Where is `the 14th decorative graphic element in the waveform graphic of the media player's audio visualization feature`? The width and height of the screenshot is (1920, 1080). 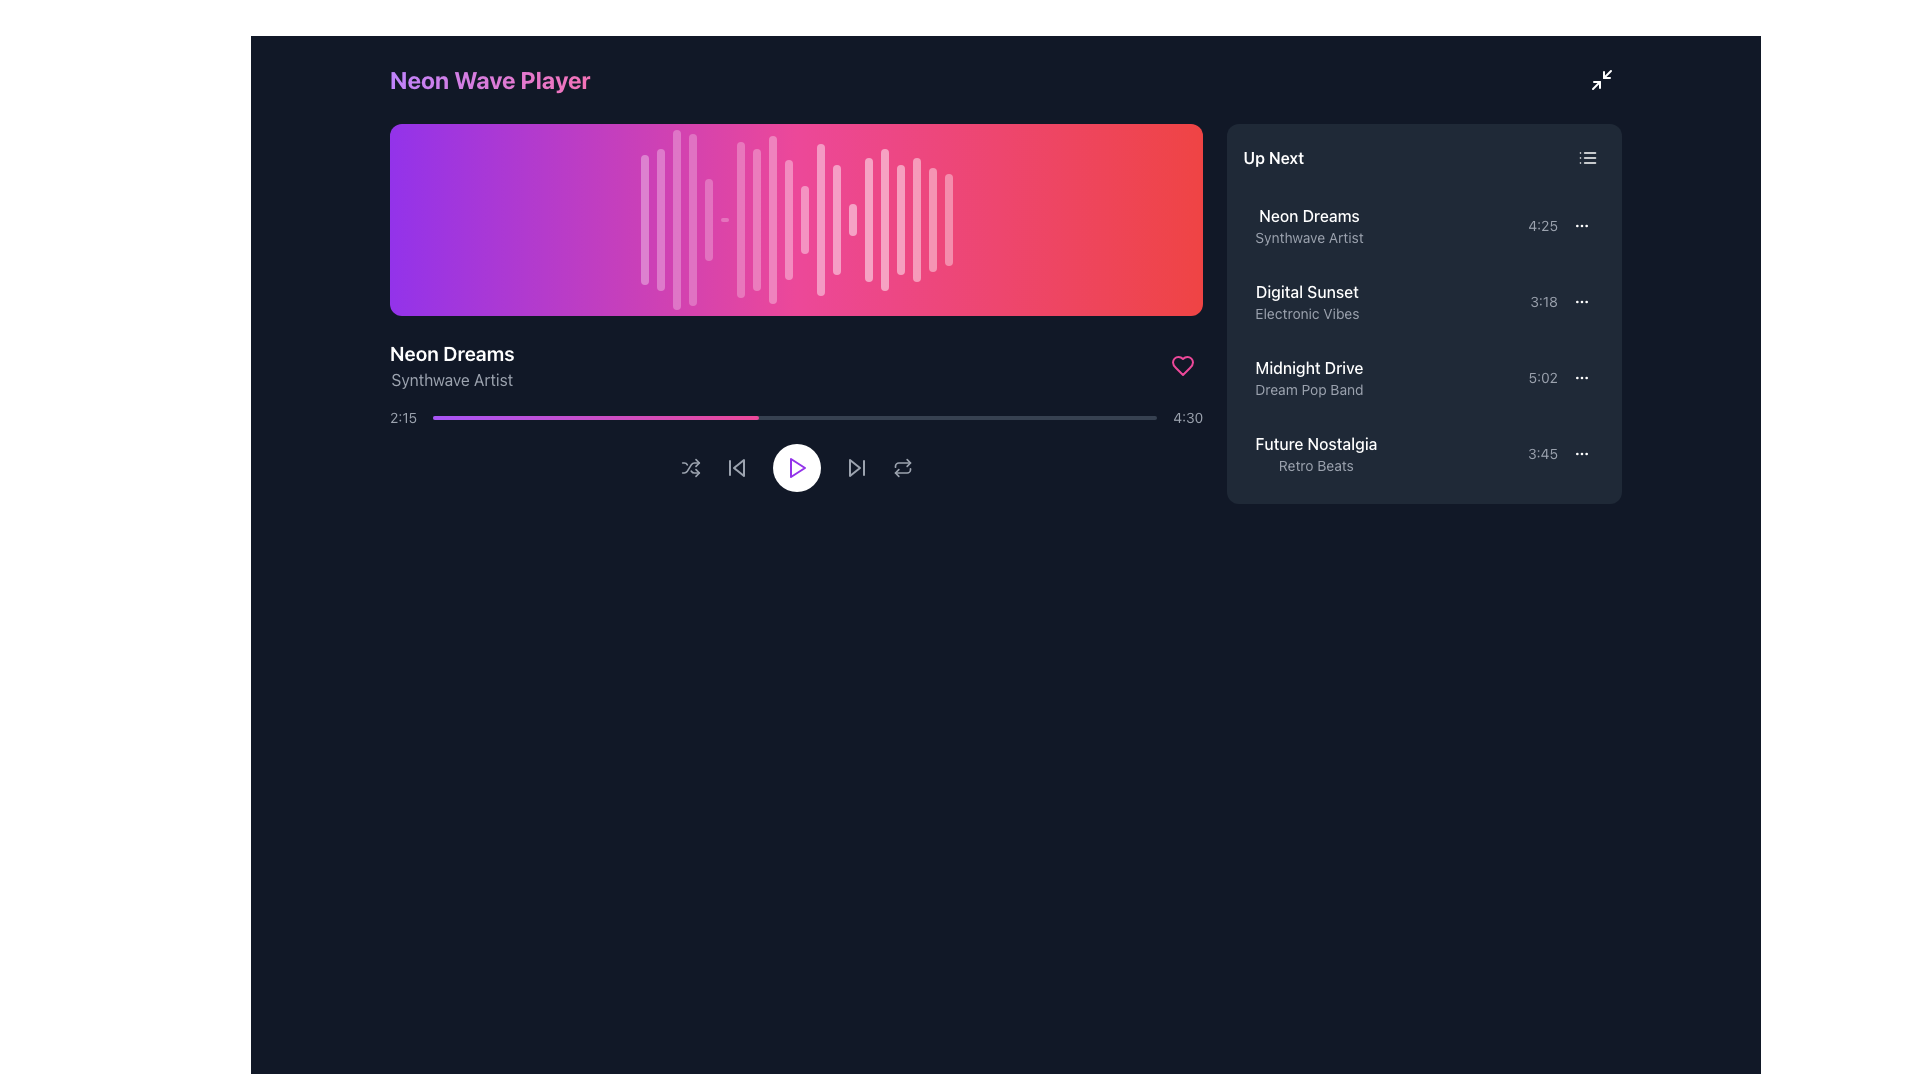
the 14th decorative graphic element in the waveform graphic of the media player's audio visualization feature is located at coordinates (852, 219).